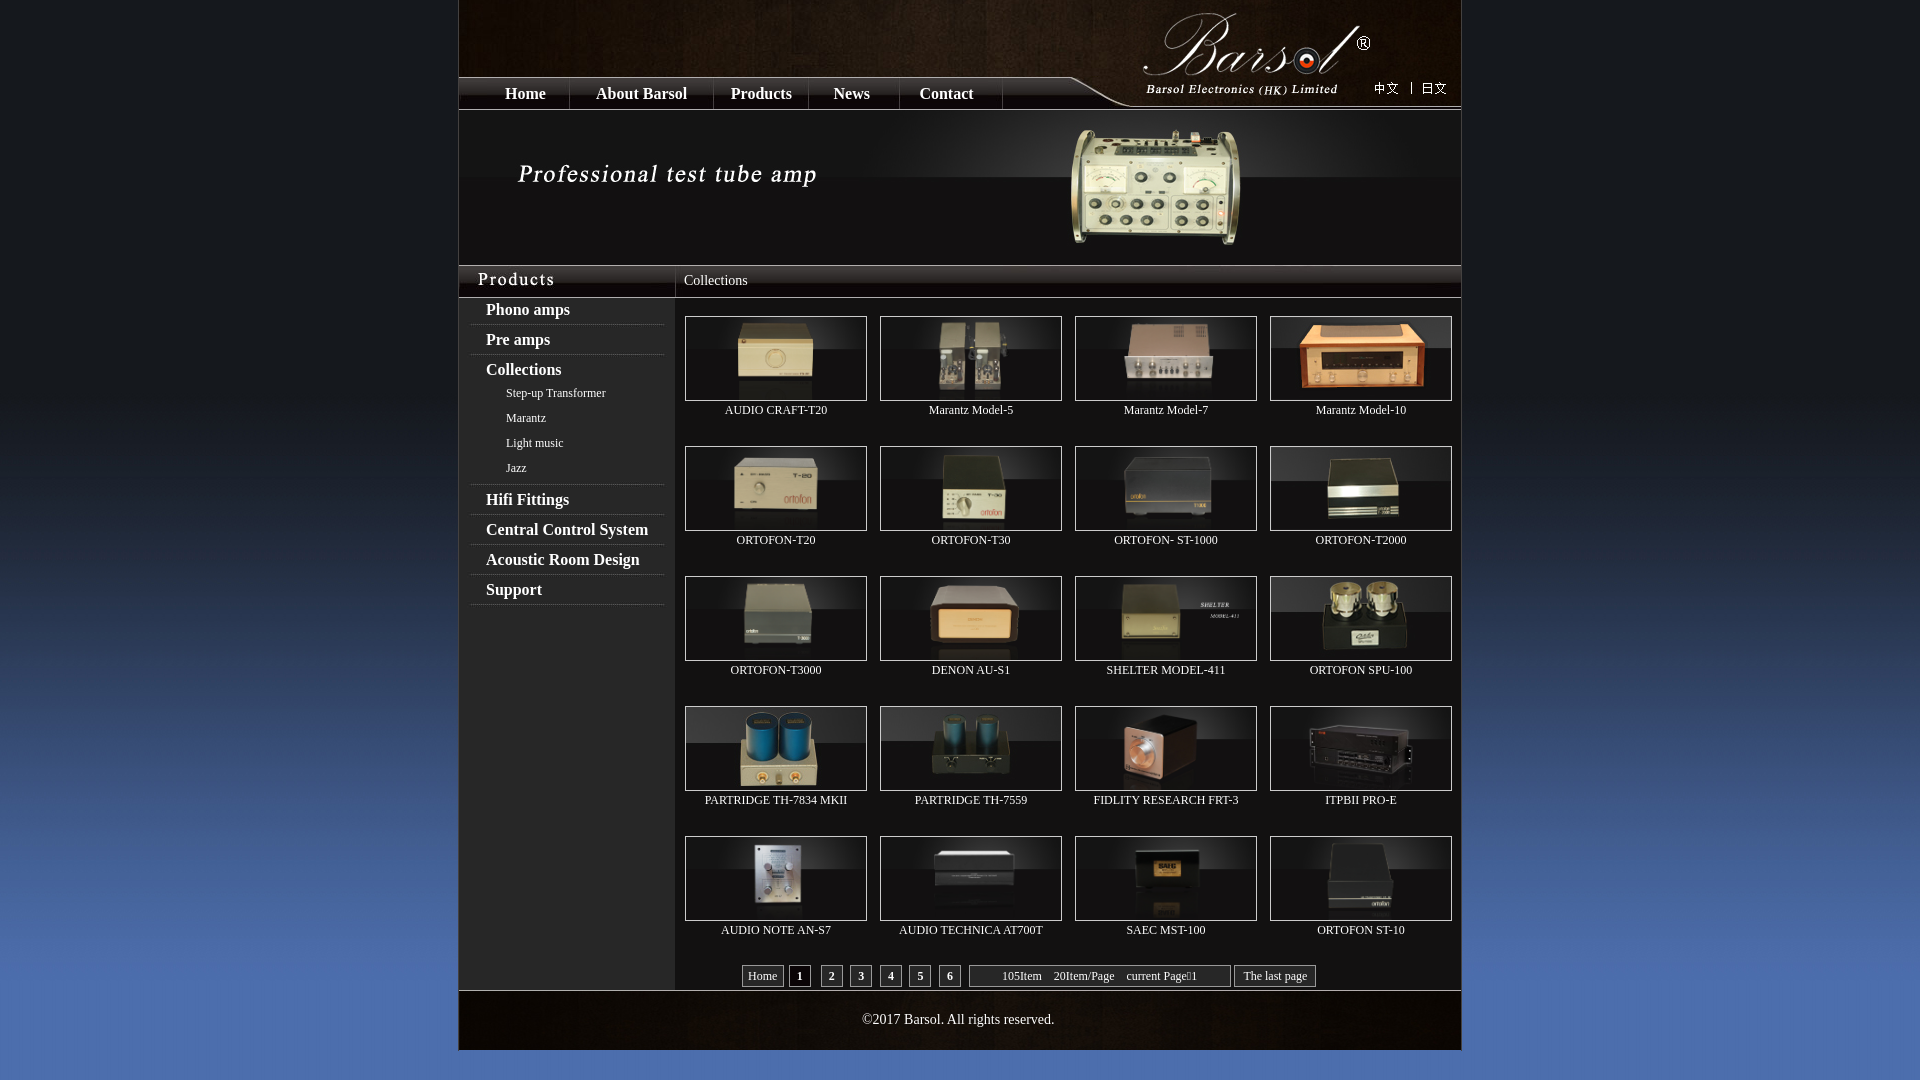 The height and width of the screenshot is (1080, 1920). I want to click on 'Home', so click(761, 974).